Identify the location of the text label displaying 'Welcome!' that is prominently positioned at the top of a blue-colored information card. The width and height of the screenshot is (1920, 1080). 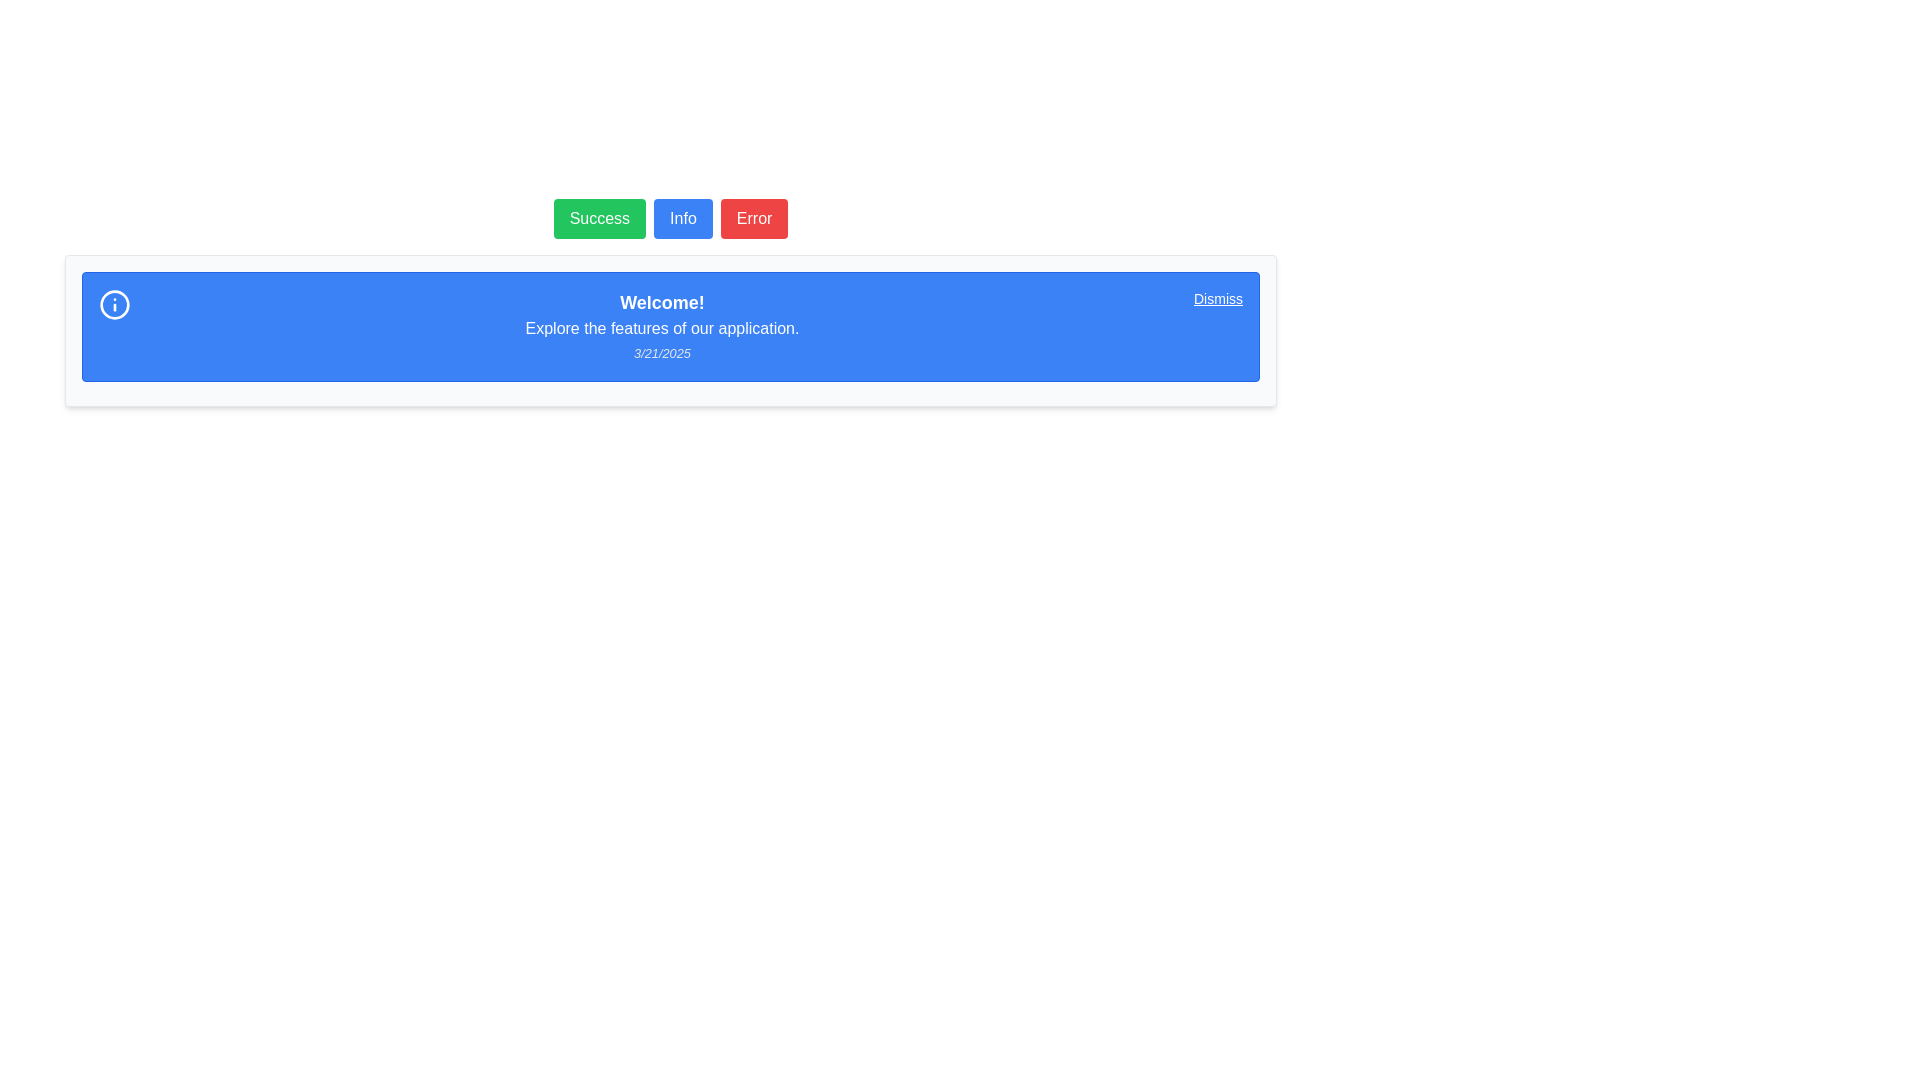
(662, 303).